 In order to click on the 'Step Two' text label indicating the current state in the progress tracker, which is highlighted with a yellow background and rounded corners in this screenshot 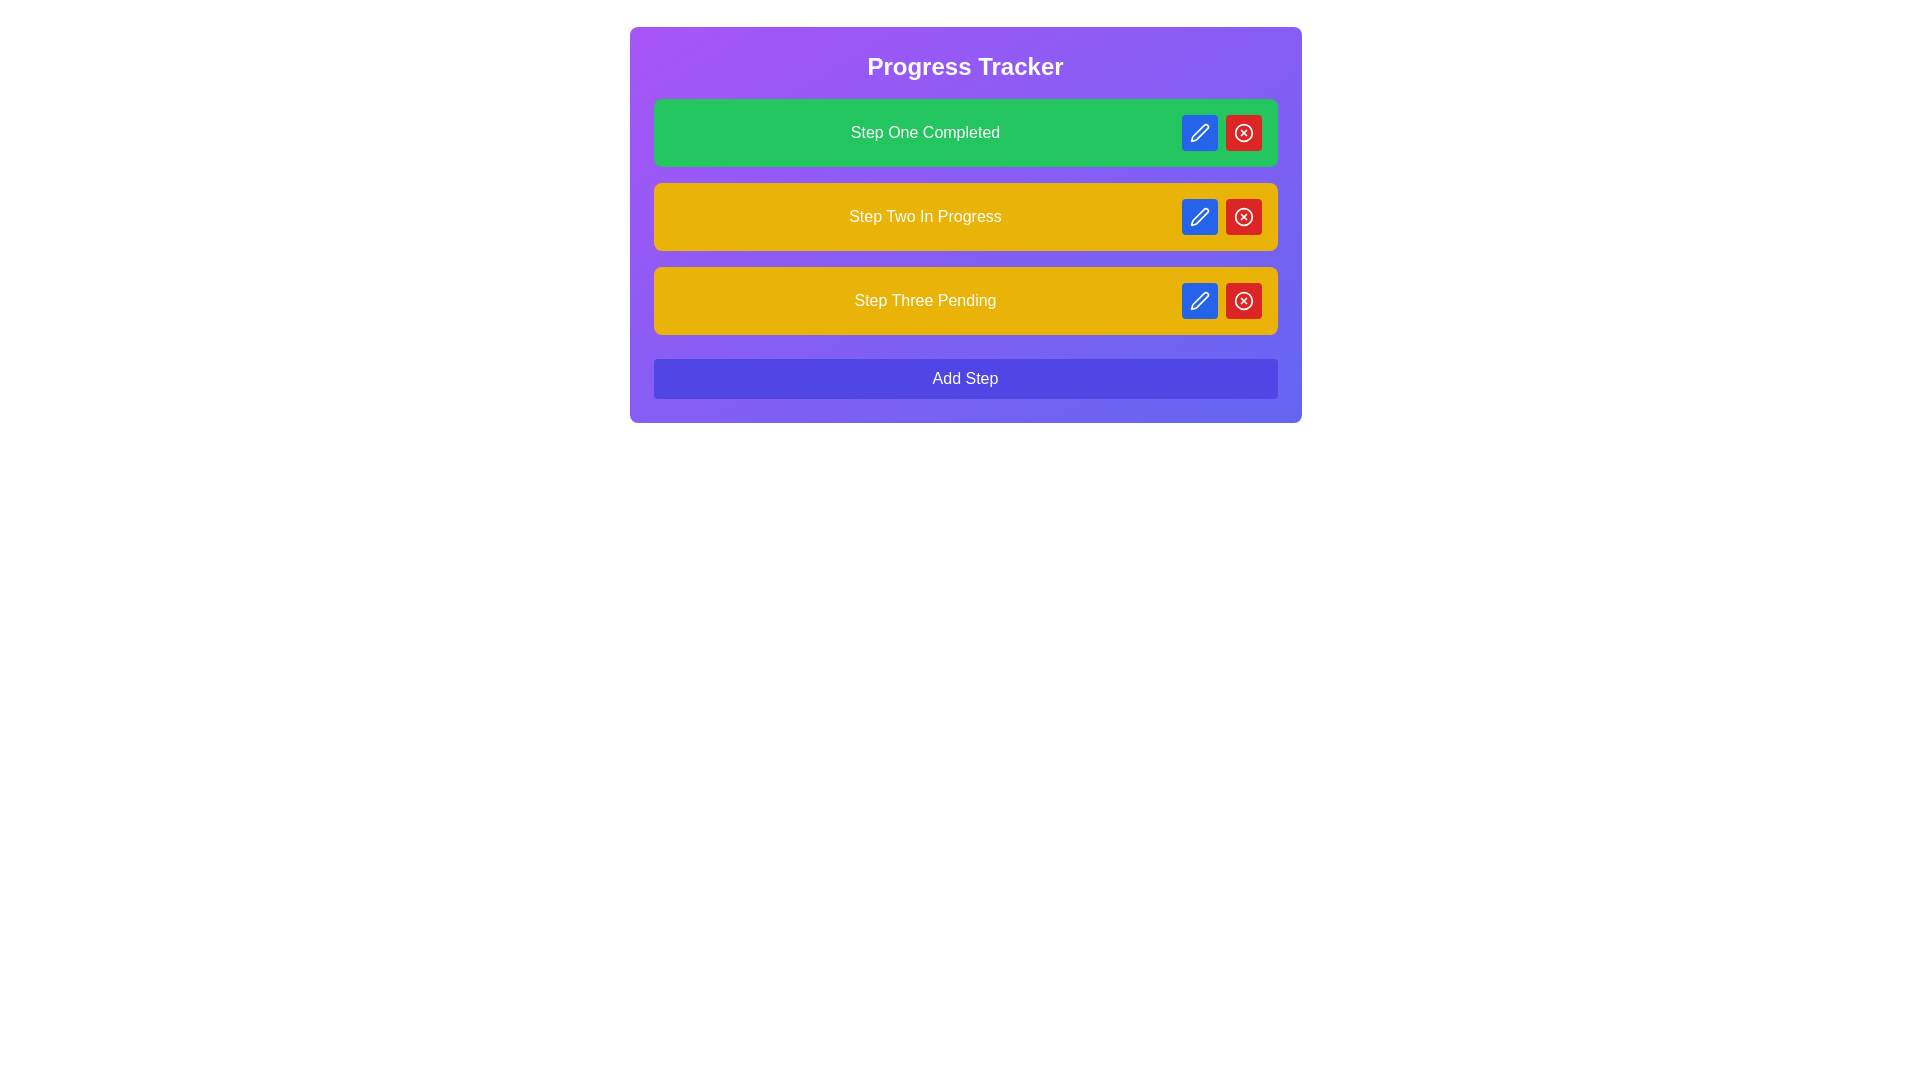, I will do `click(924, 216)`.